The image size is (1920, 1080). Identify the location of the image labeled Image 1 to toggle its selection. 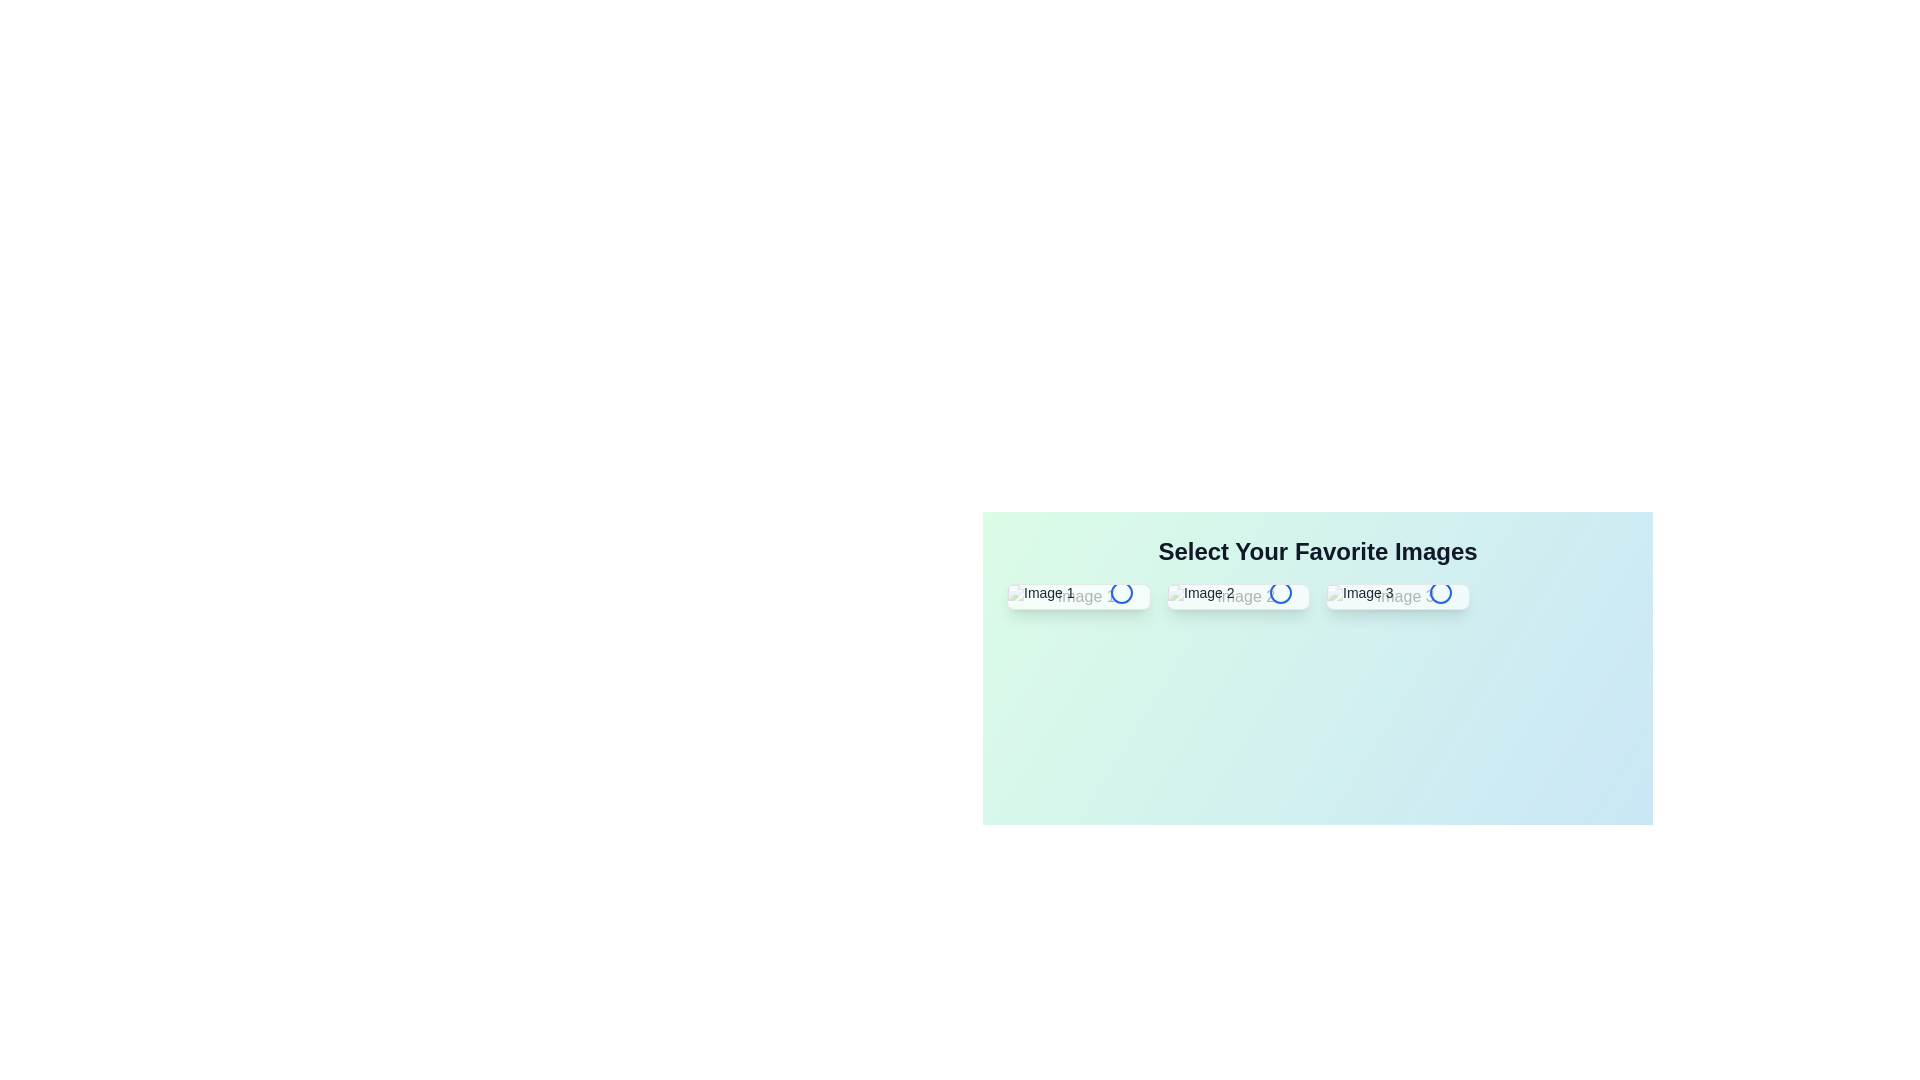
(1077, 596).